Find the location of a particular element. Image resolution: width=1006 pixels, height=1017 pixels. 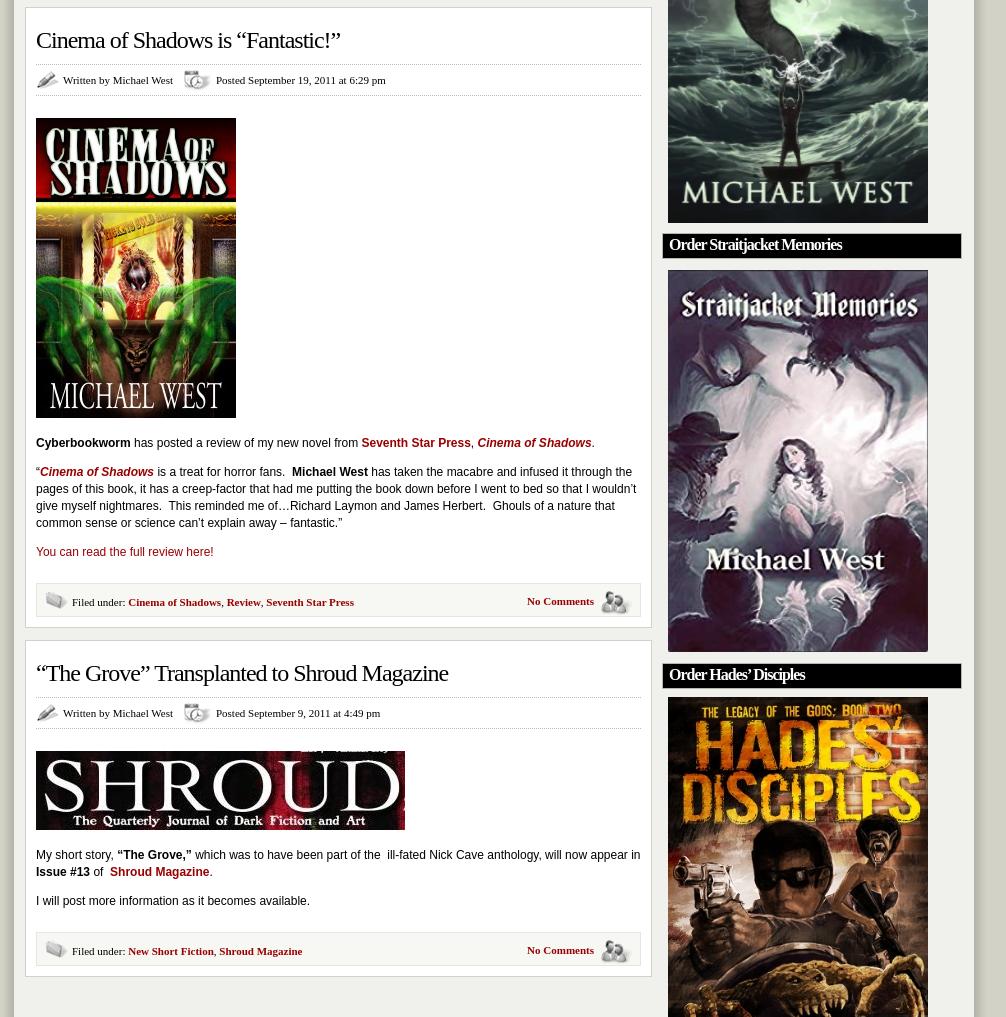

'Issue #13' is located at coordinates (62, 871).